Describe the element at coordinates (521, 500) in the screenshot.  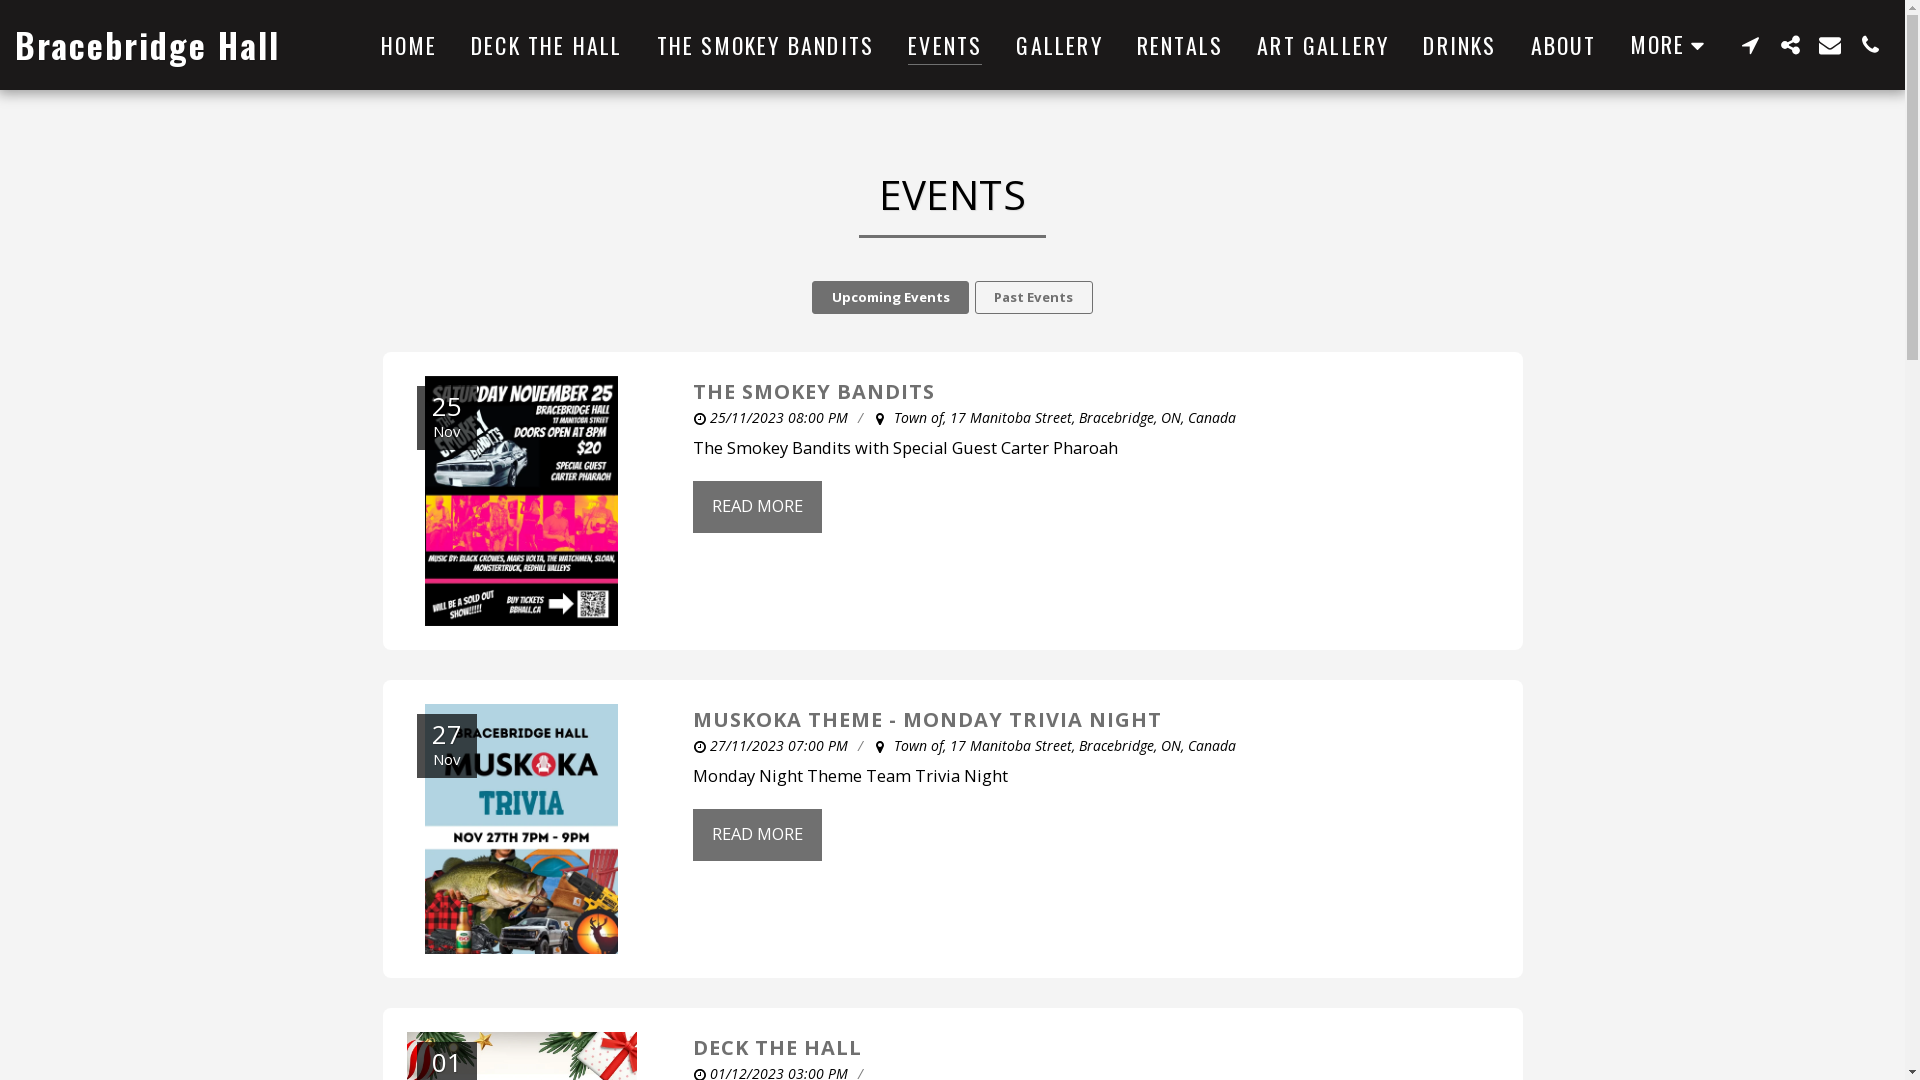
I see `'25` at that location.